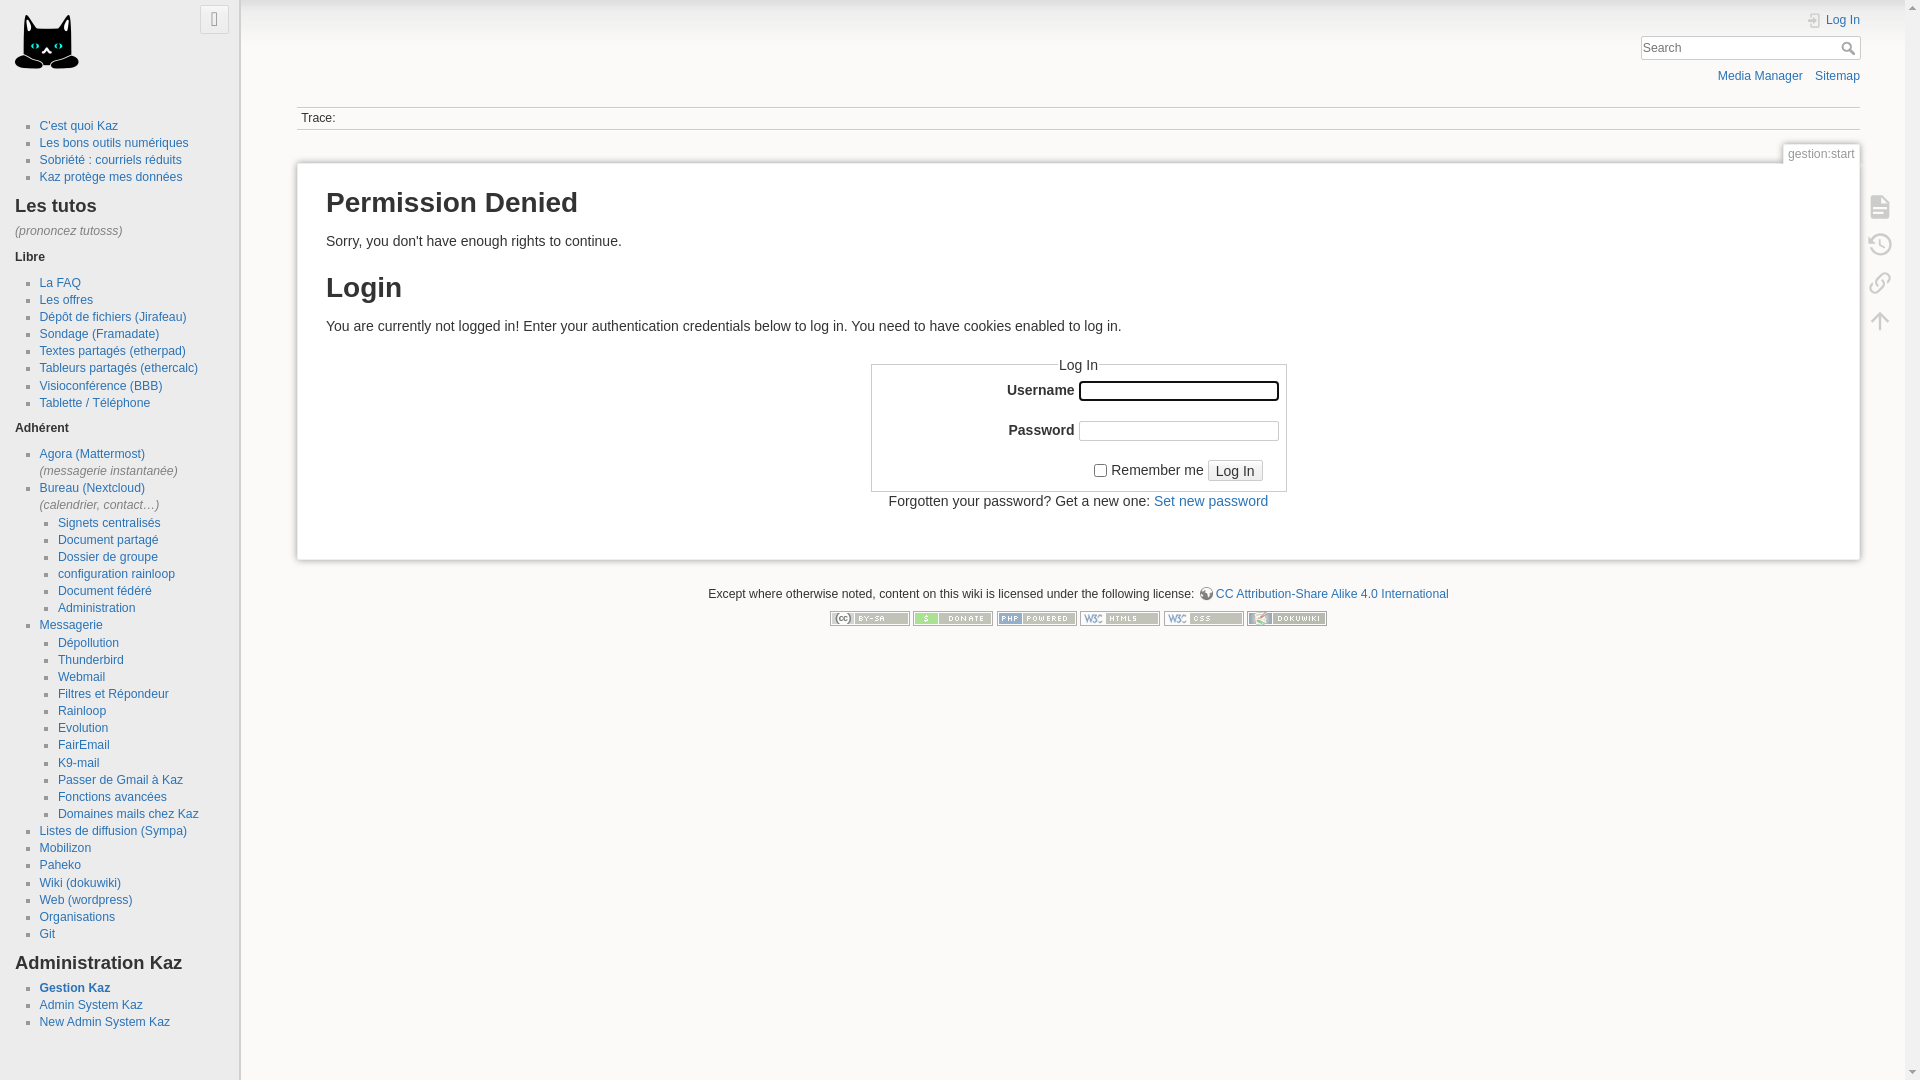 This screenshot has width=1920, height=1080. What do you see at coordinates (1036, 616) in the screenshot?
I see `'Powered by PHP'` at bounding box center [1036, 616].